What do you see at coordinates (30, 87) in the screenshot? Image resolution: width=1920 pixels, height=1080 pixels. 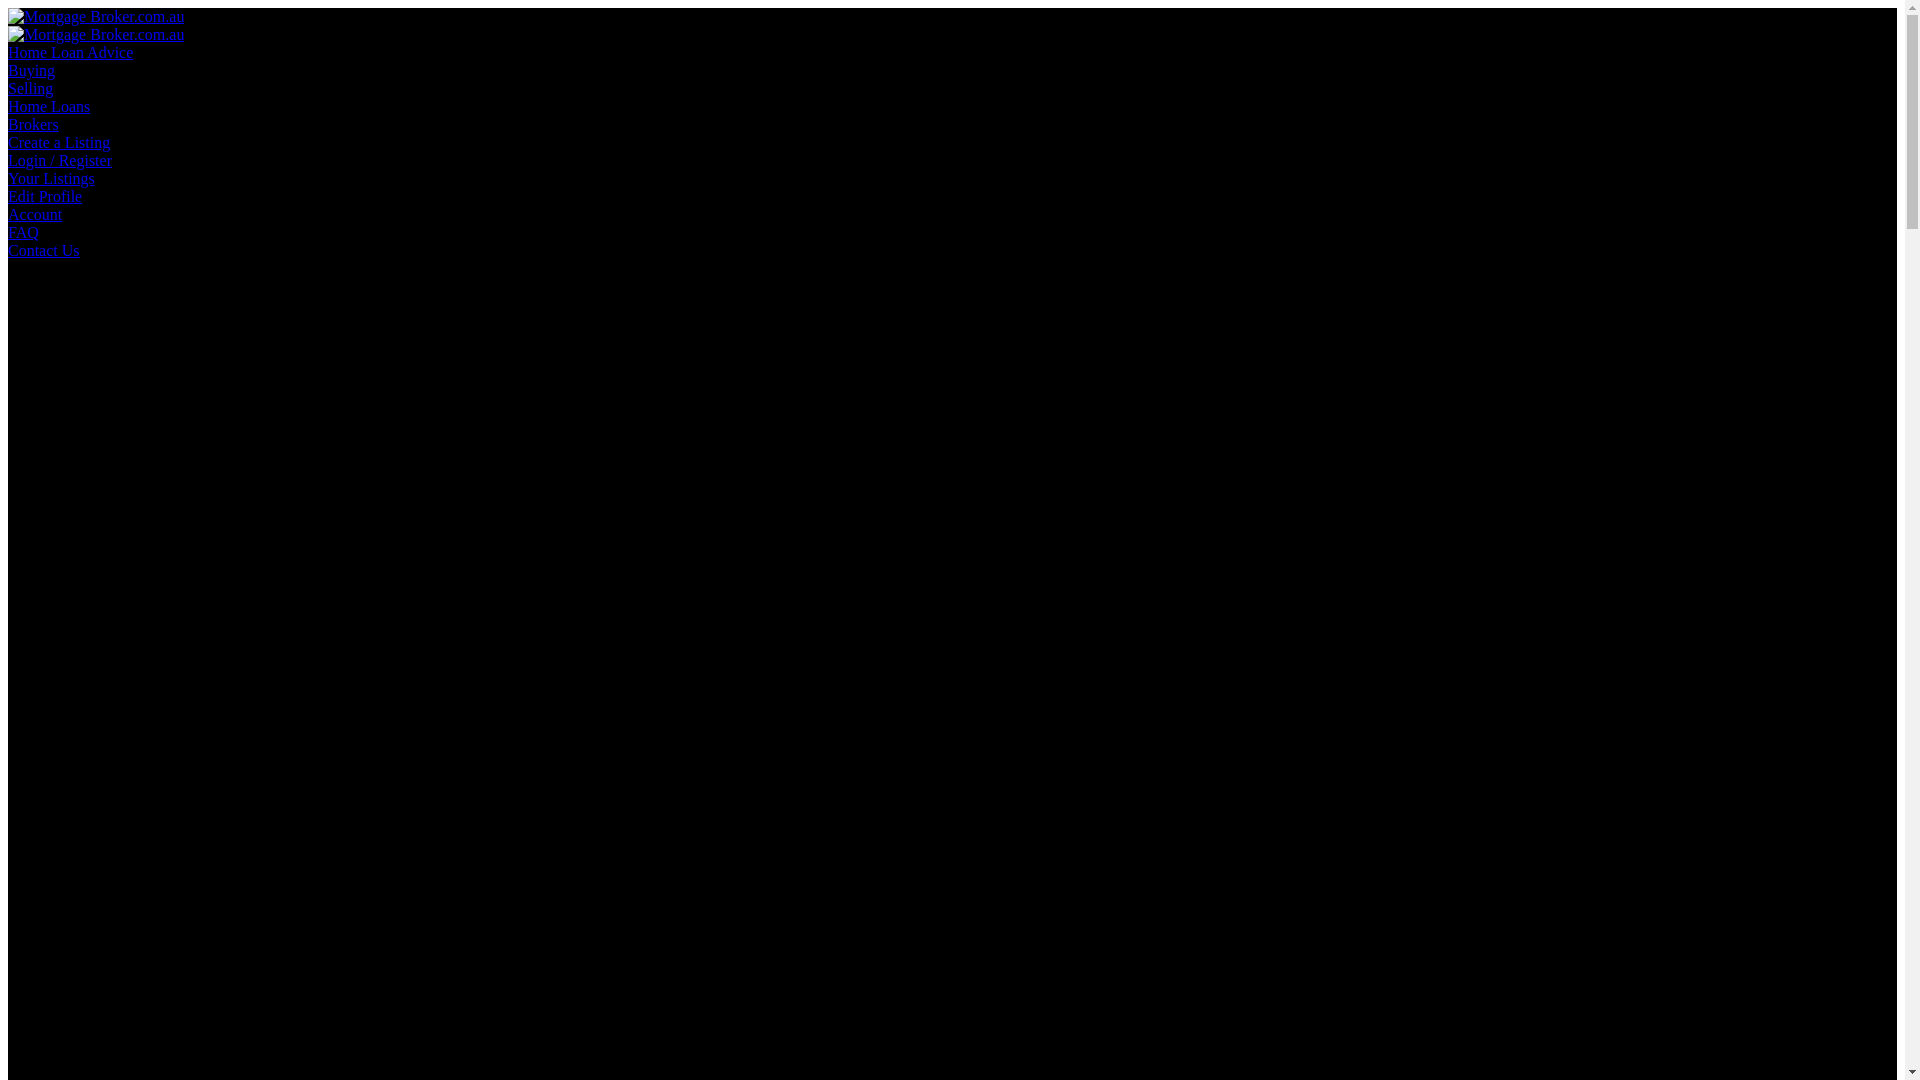 I see `'Selling'` at bounding box center [30, 87].